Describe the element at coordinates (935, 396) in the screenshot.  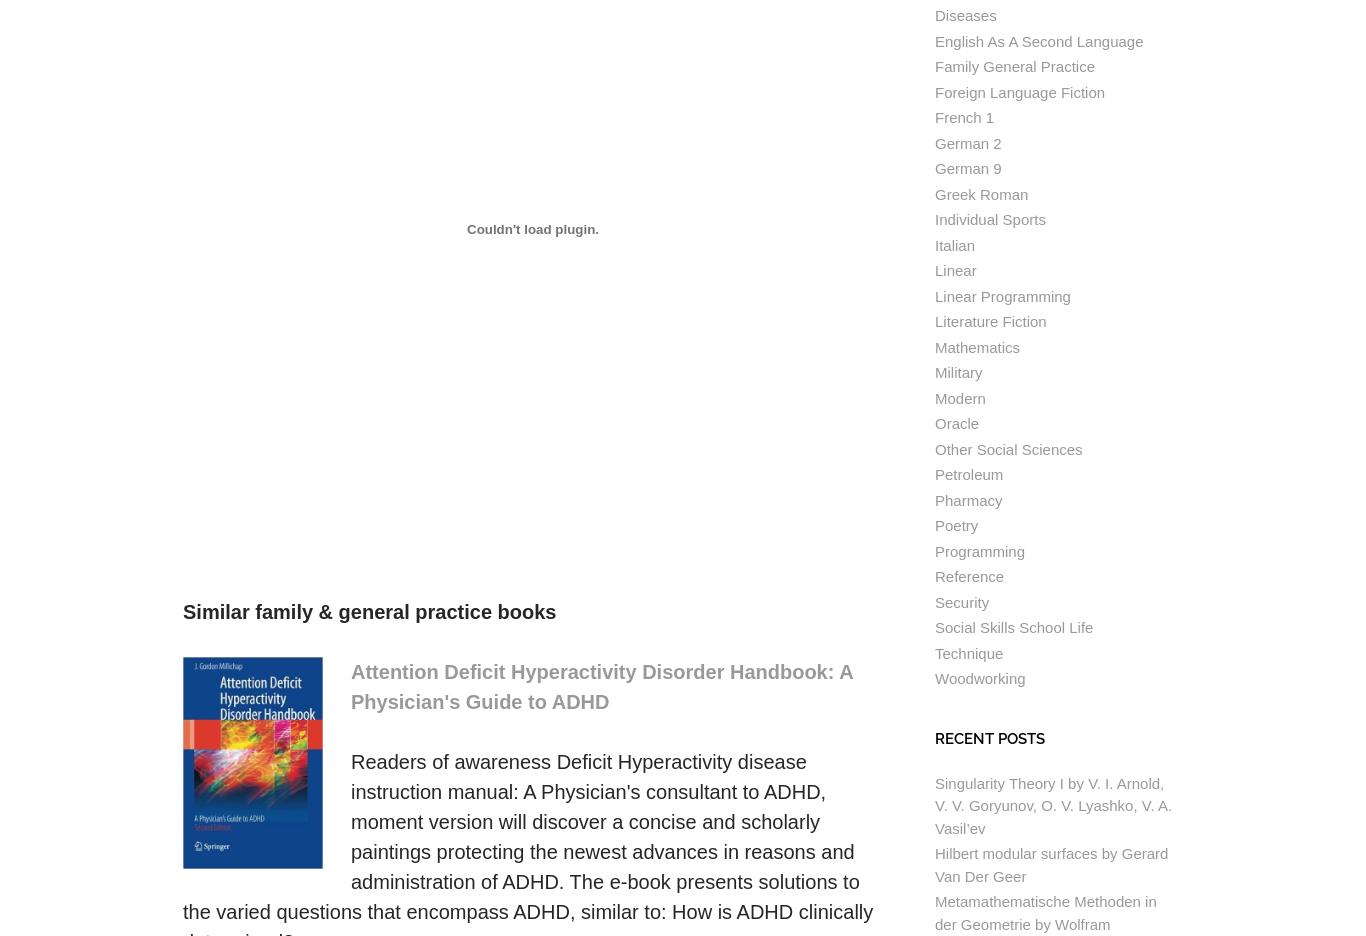
I see `'Modern'` at that location.